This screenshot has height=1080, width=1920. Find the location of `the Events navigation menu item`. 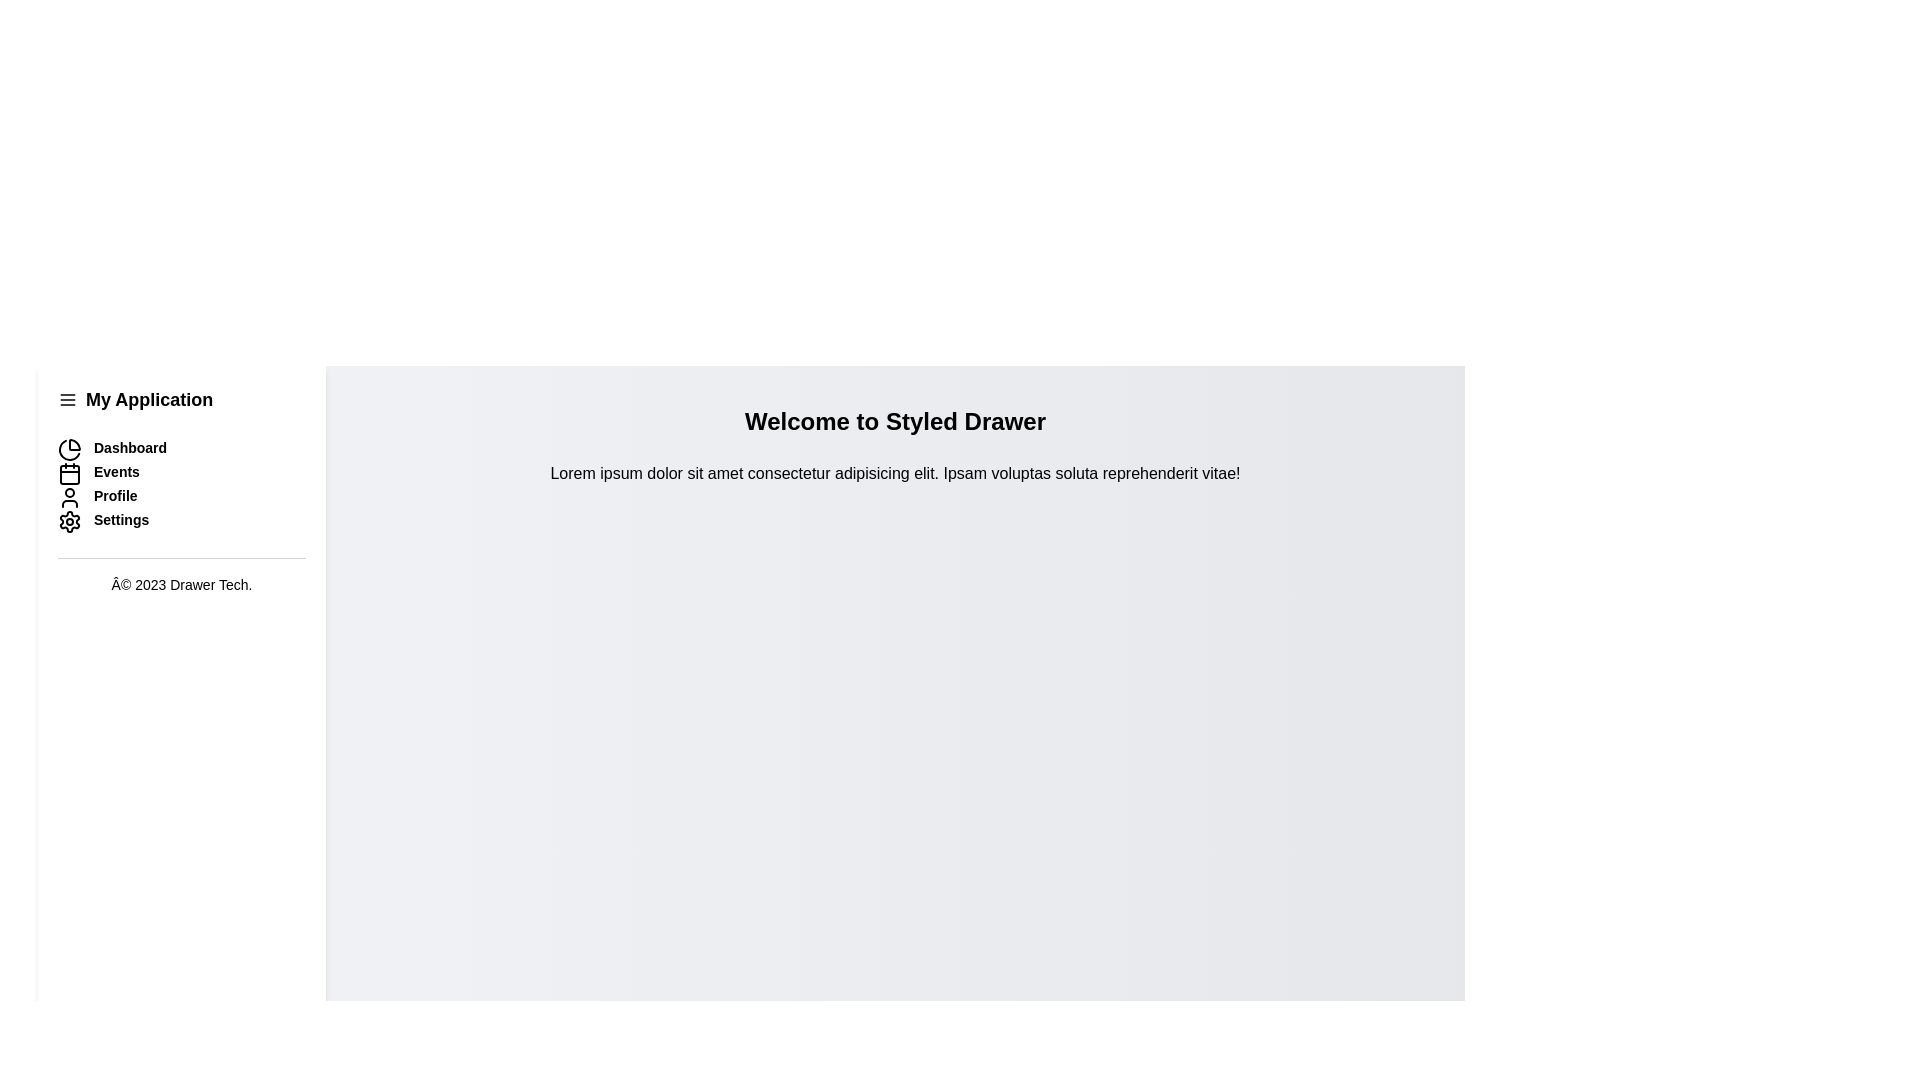

the Events navigation menu item is located at coordinates (182, 474).